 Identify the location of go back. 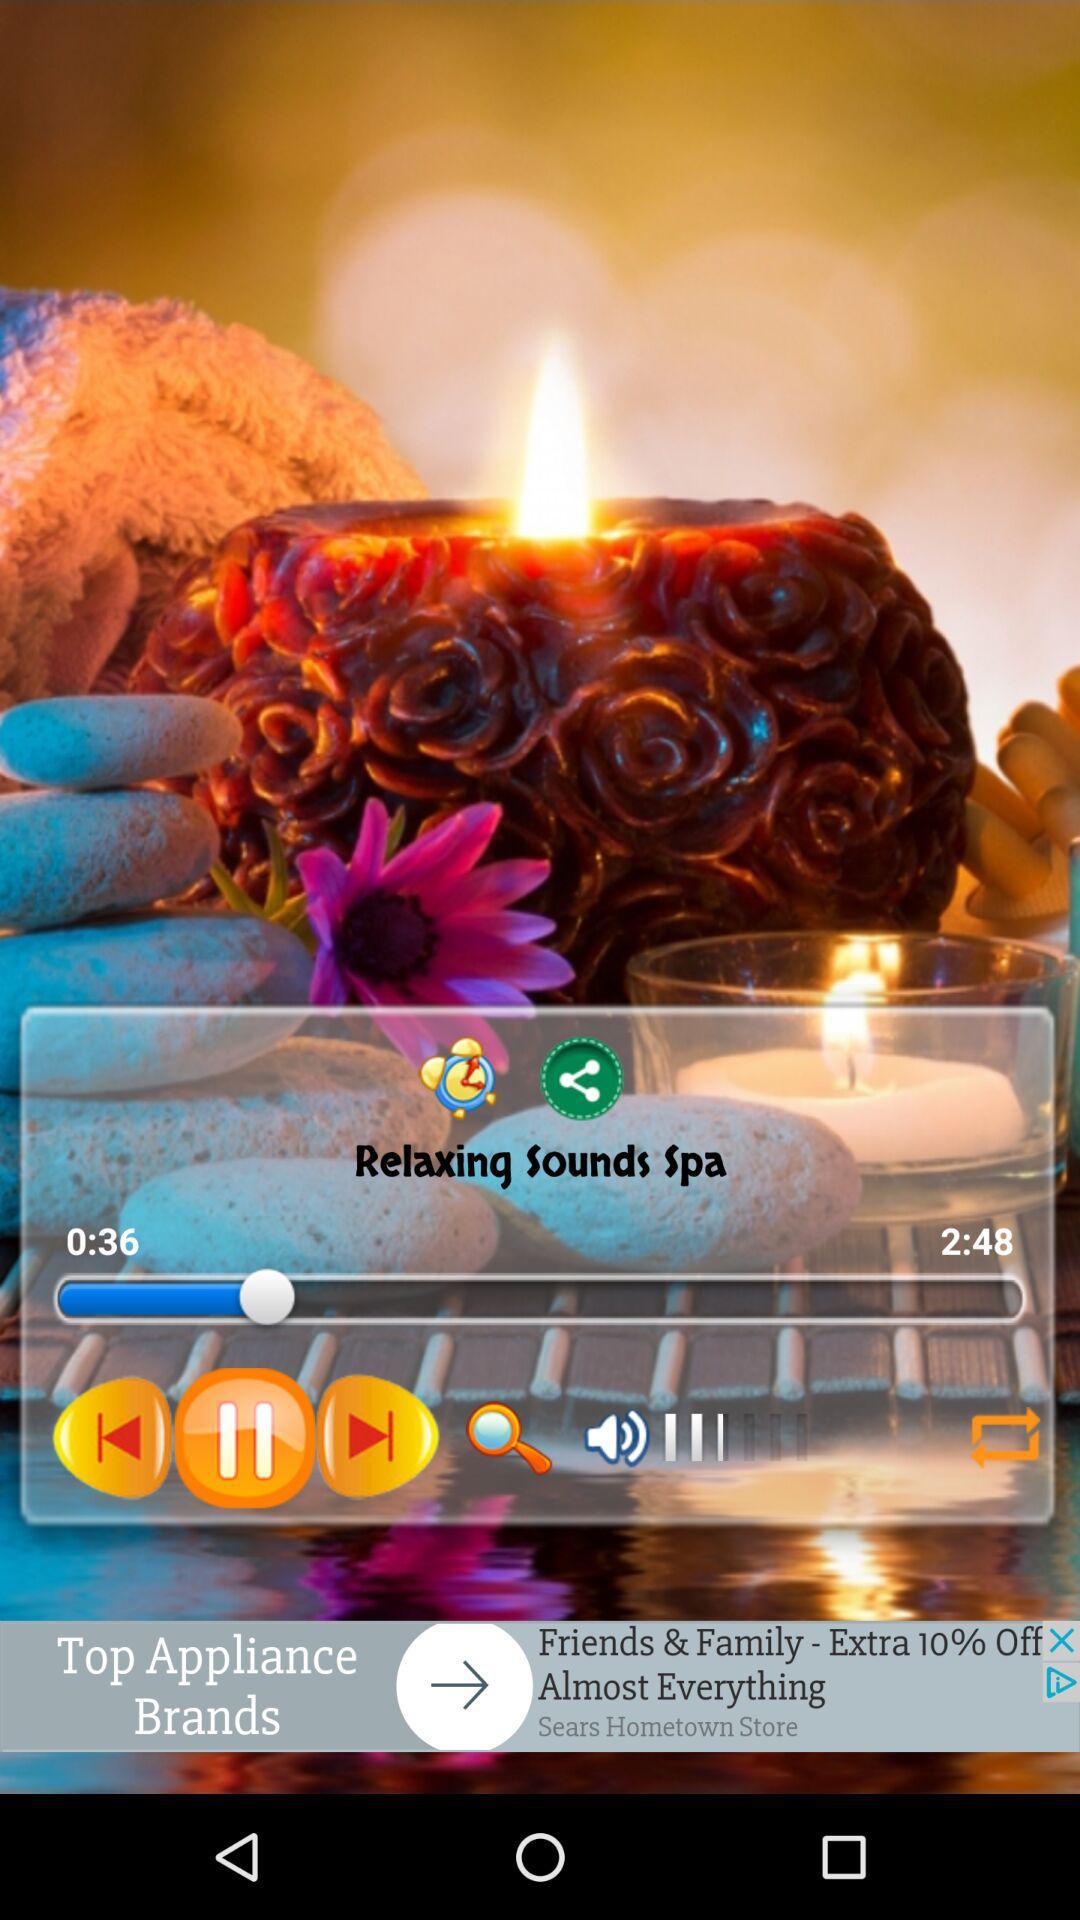
(113, 1436).